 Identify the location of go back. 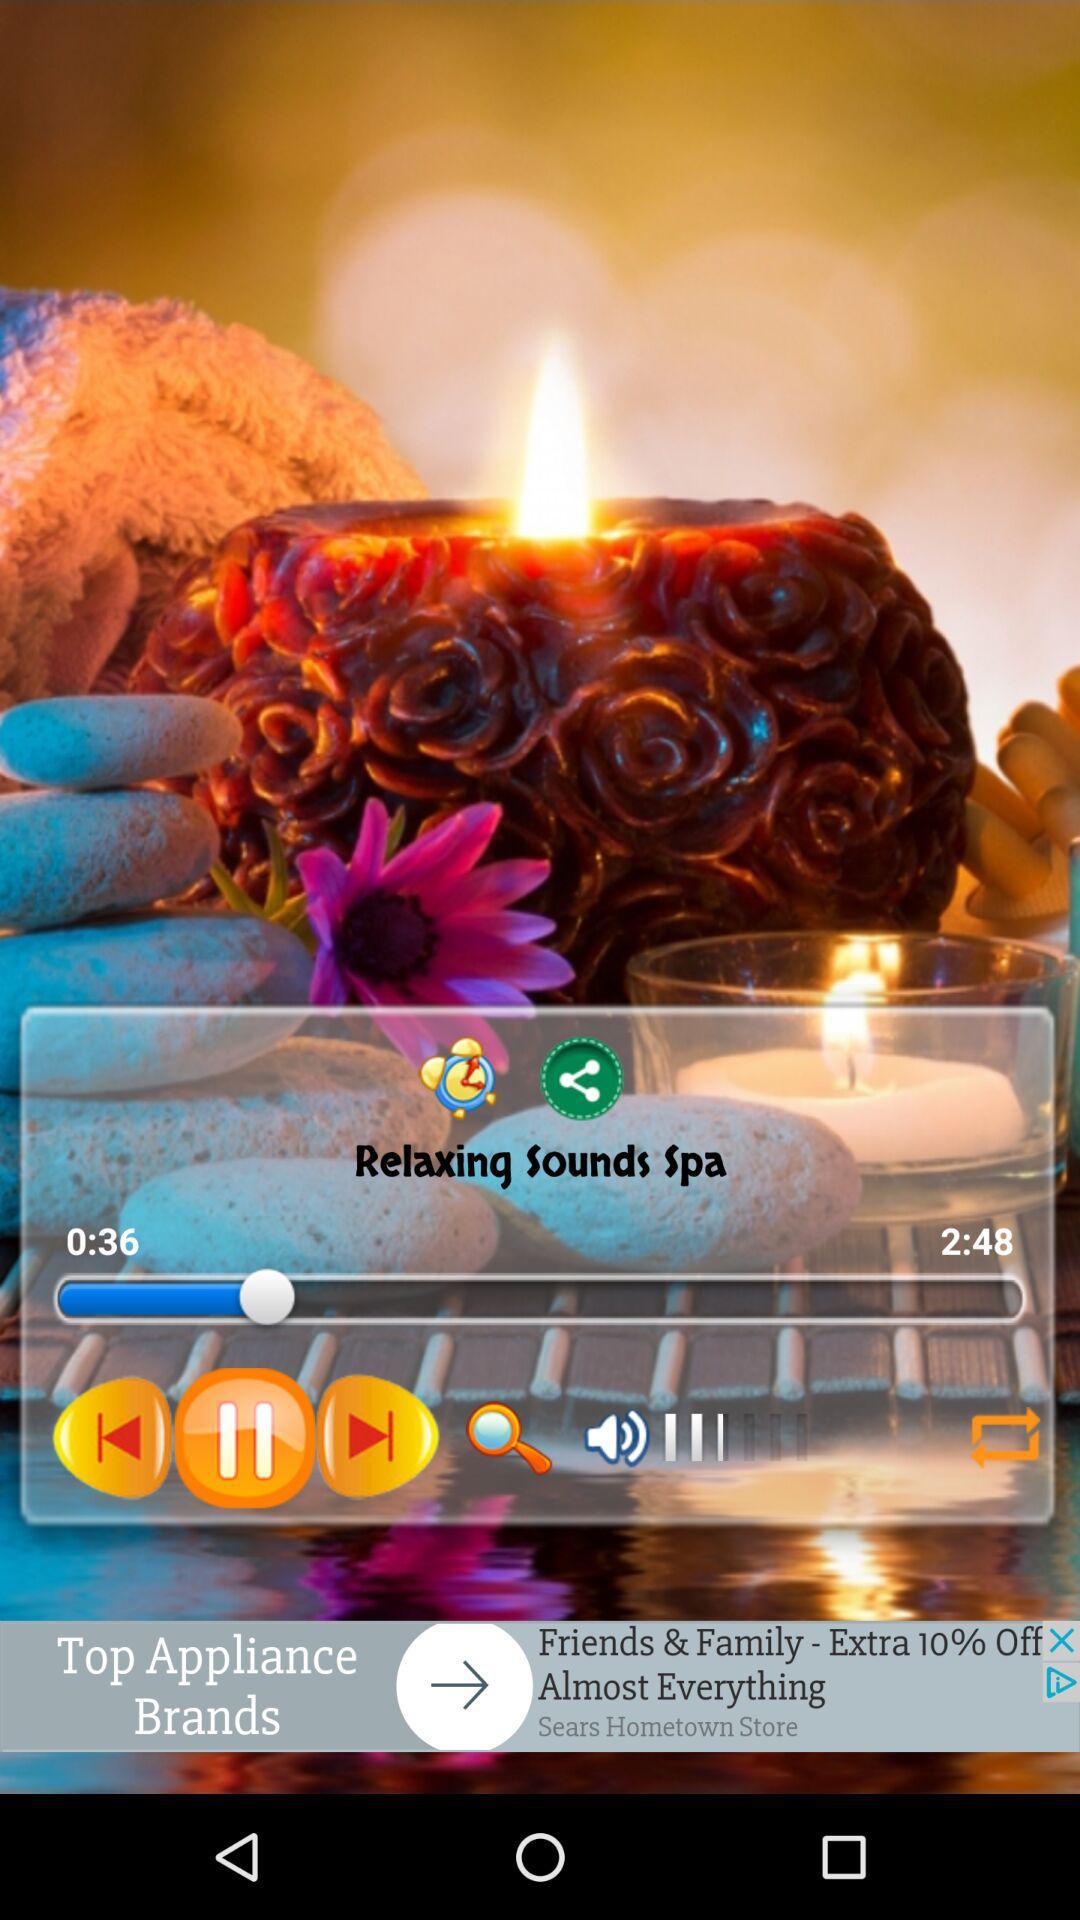
(113, 1436).